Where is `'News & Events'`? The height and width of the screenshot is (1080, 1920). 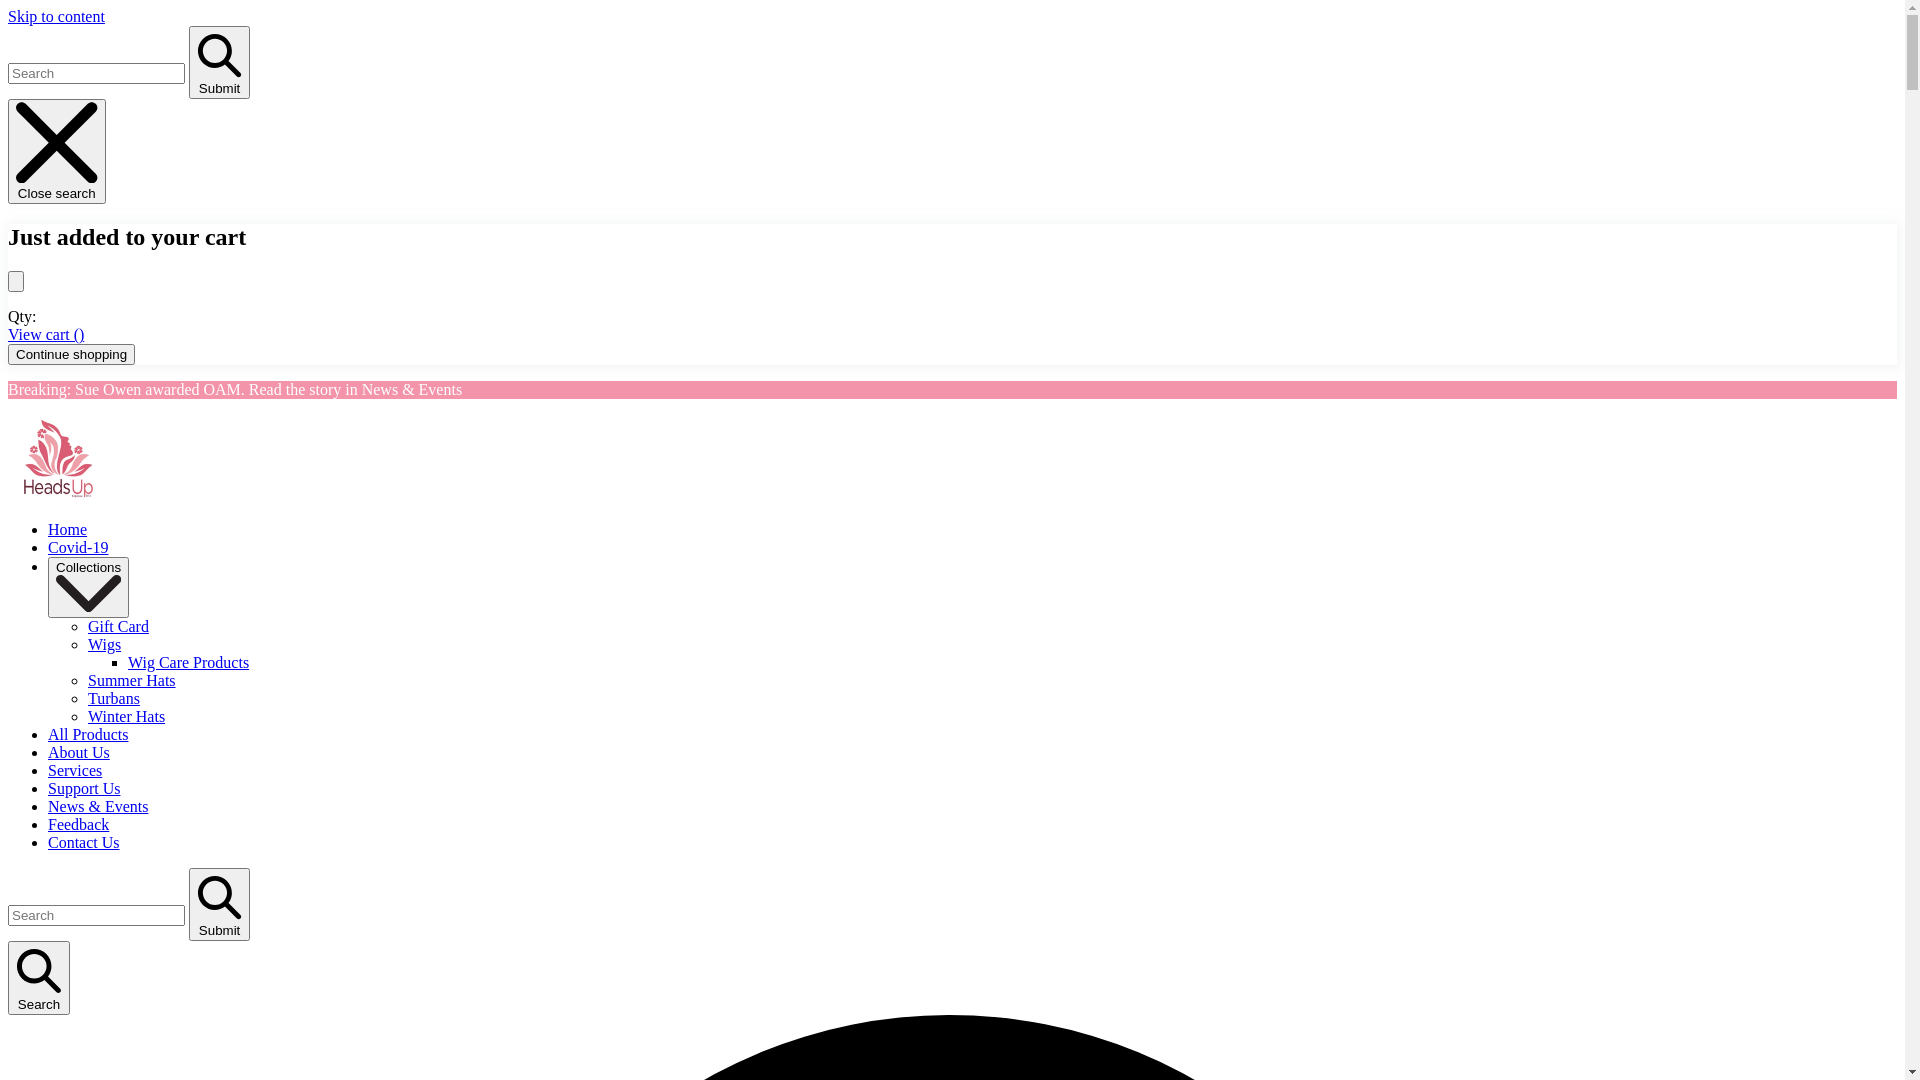
'News & Events' is located at coordinates (96, 805).